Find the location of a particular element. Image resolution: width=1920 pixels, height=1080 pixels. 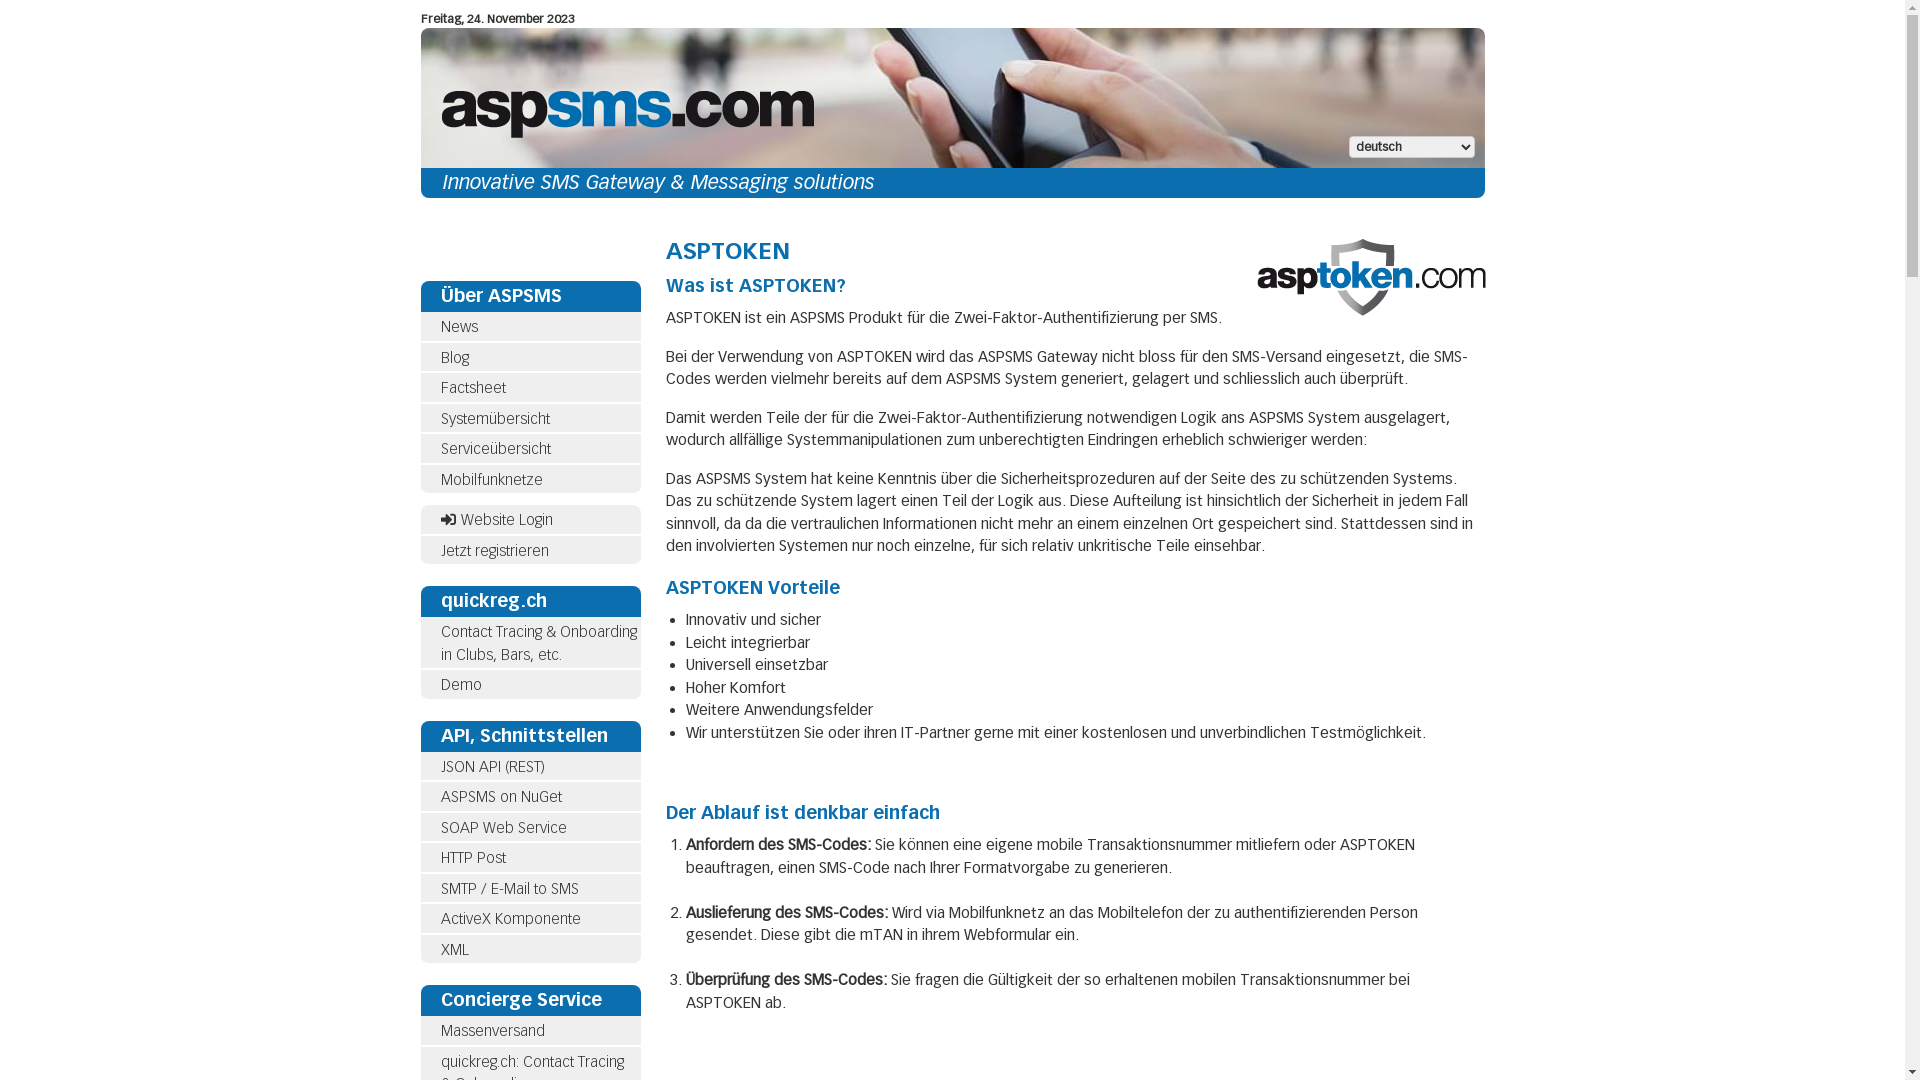

'Factsheet' is located at coordinates (529, 388).